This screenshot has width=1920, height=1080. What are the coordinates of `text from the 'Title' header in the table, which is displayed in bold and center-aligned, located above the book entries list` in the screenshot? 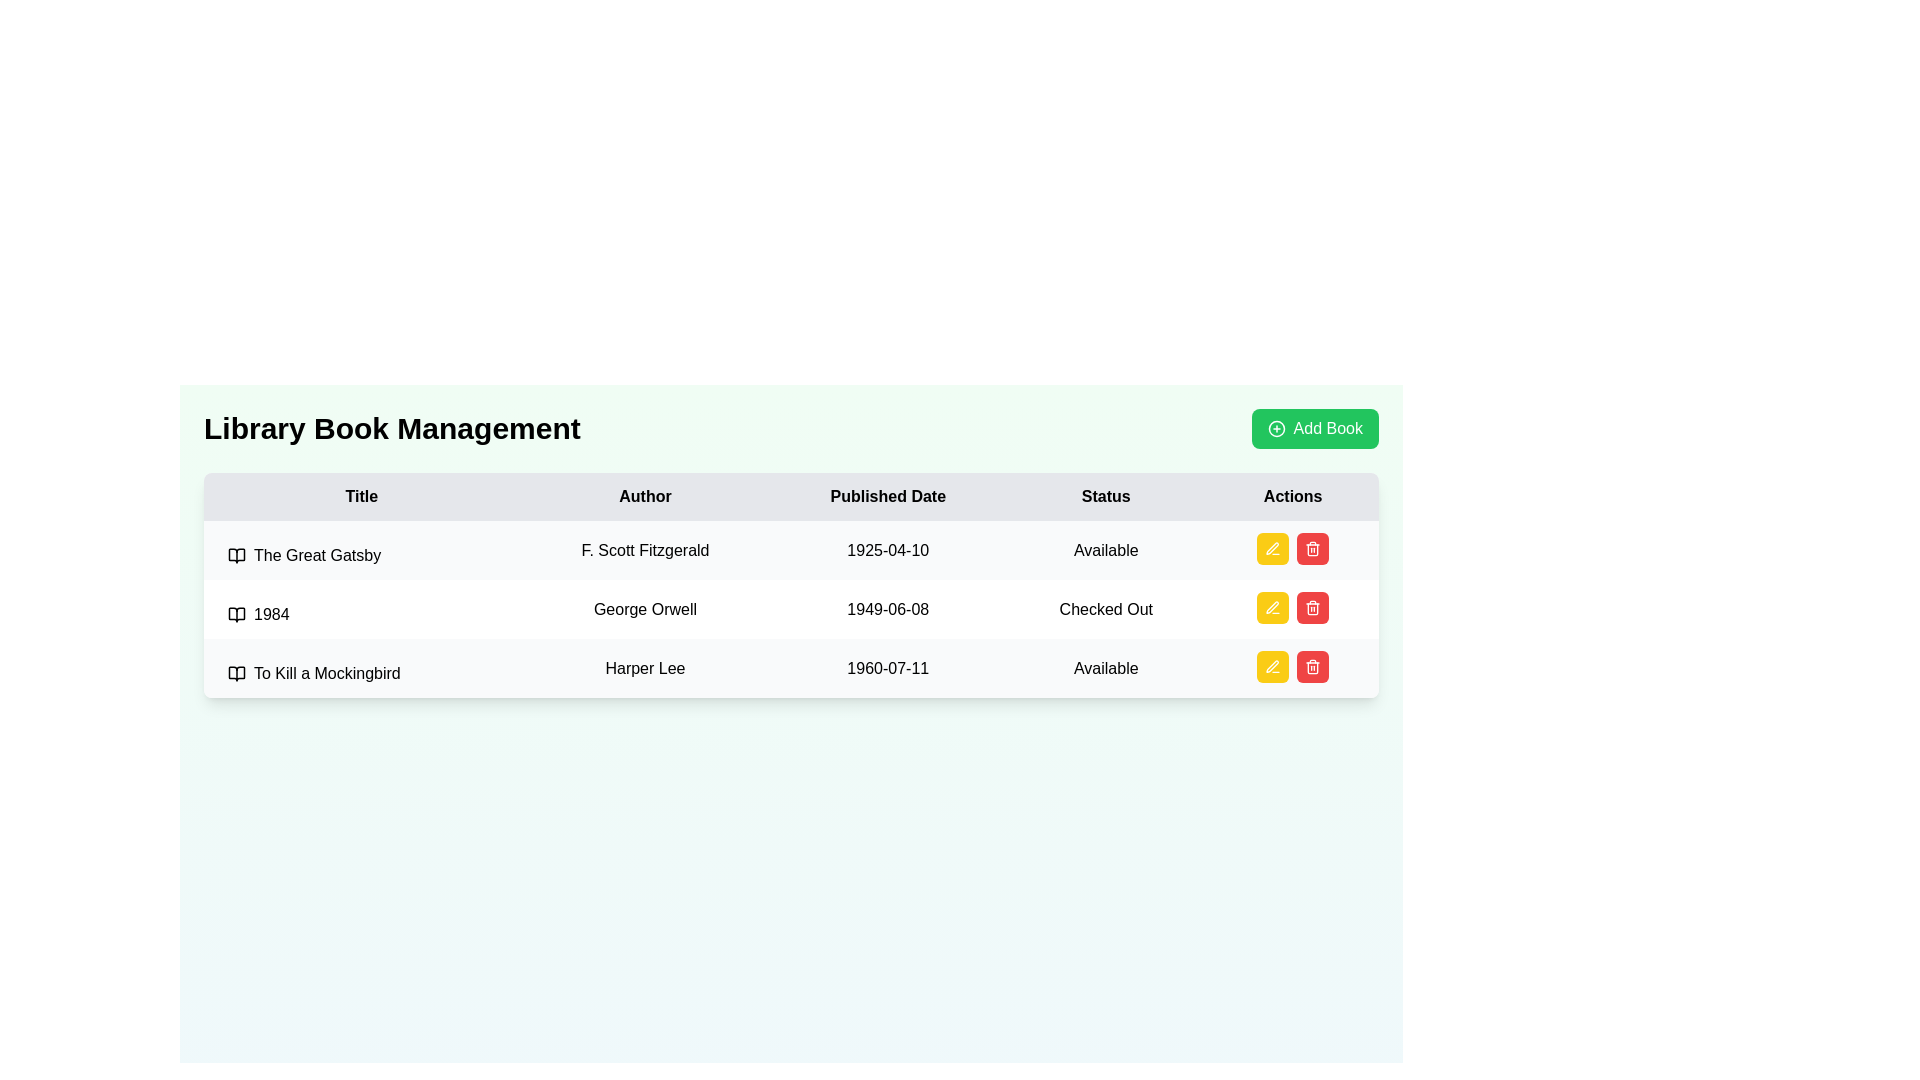 It's located at (361, 496).